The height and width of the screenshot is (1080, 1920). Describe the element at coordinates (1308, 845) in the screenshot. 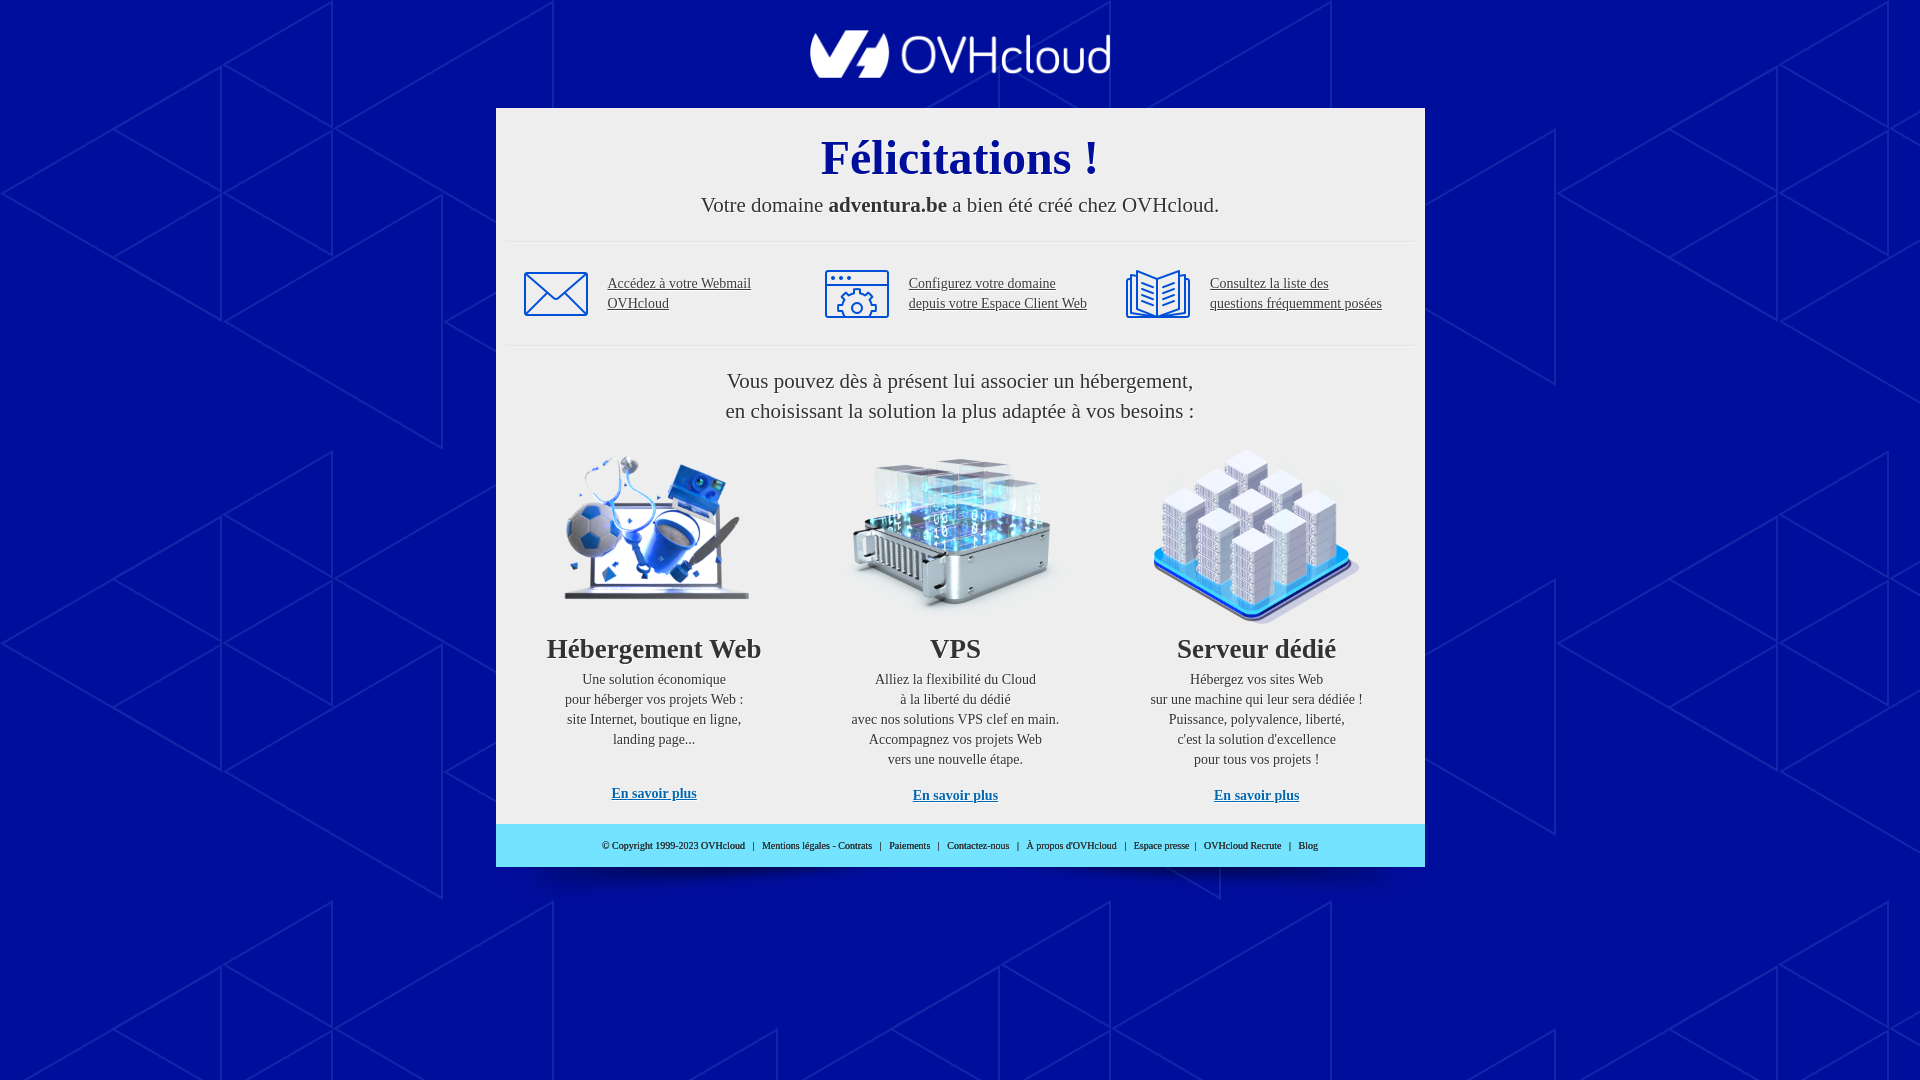

I see `'Blog'` at that location.